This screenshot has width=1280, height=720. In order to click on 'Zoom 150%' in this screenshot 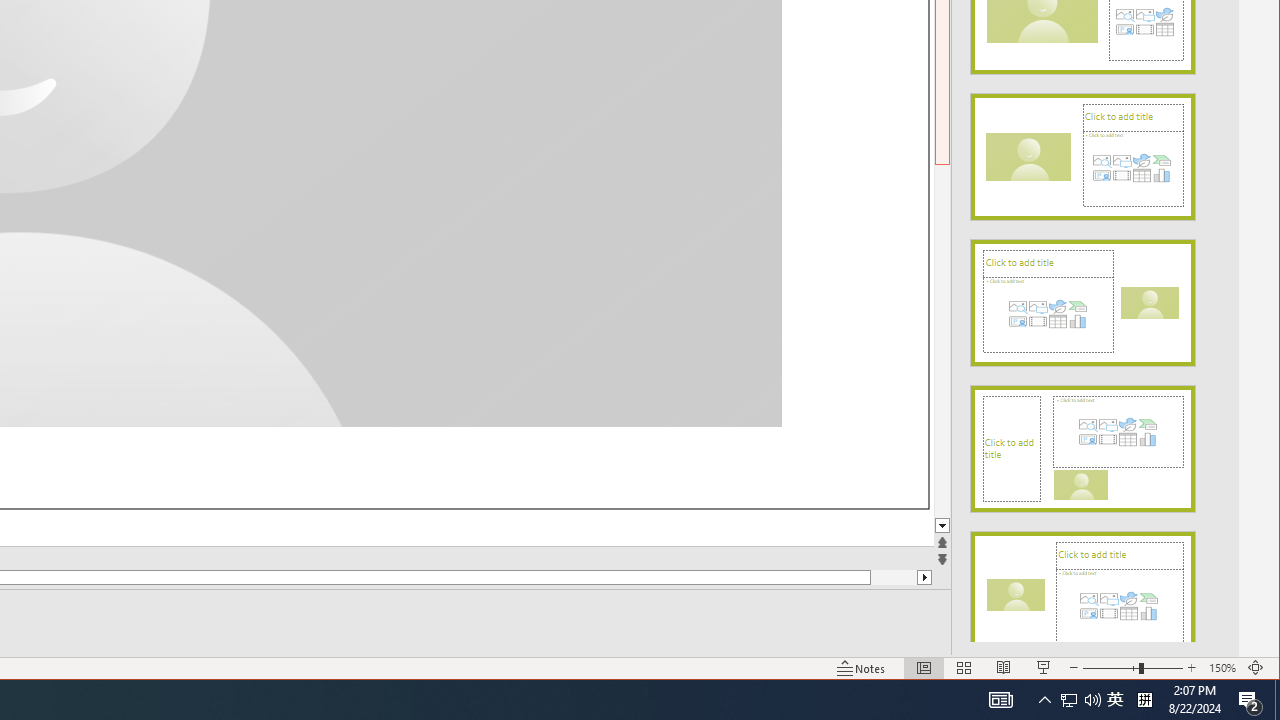, I will do `click(1221, 668)`.